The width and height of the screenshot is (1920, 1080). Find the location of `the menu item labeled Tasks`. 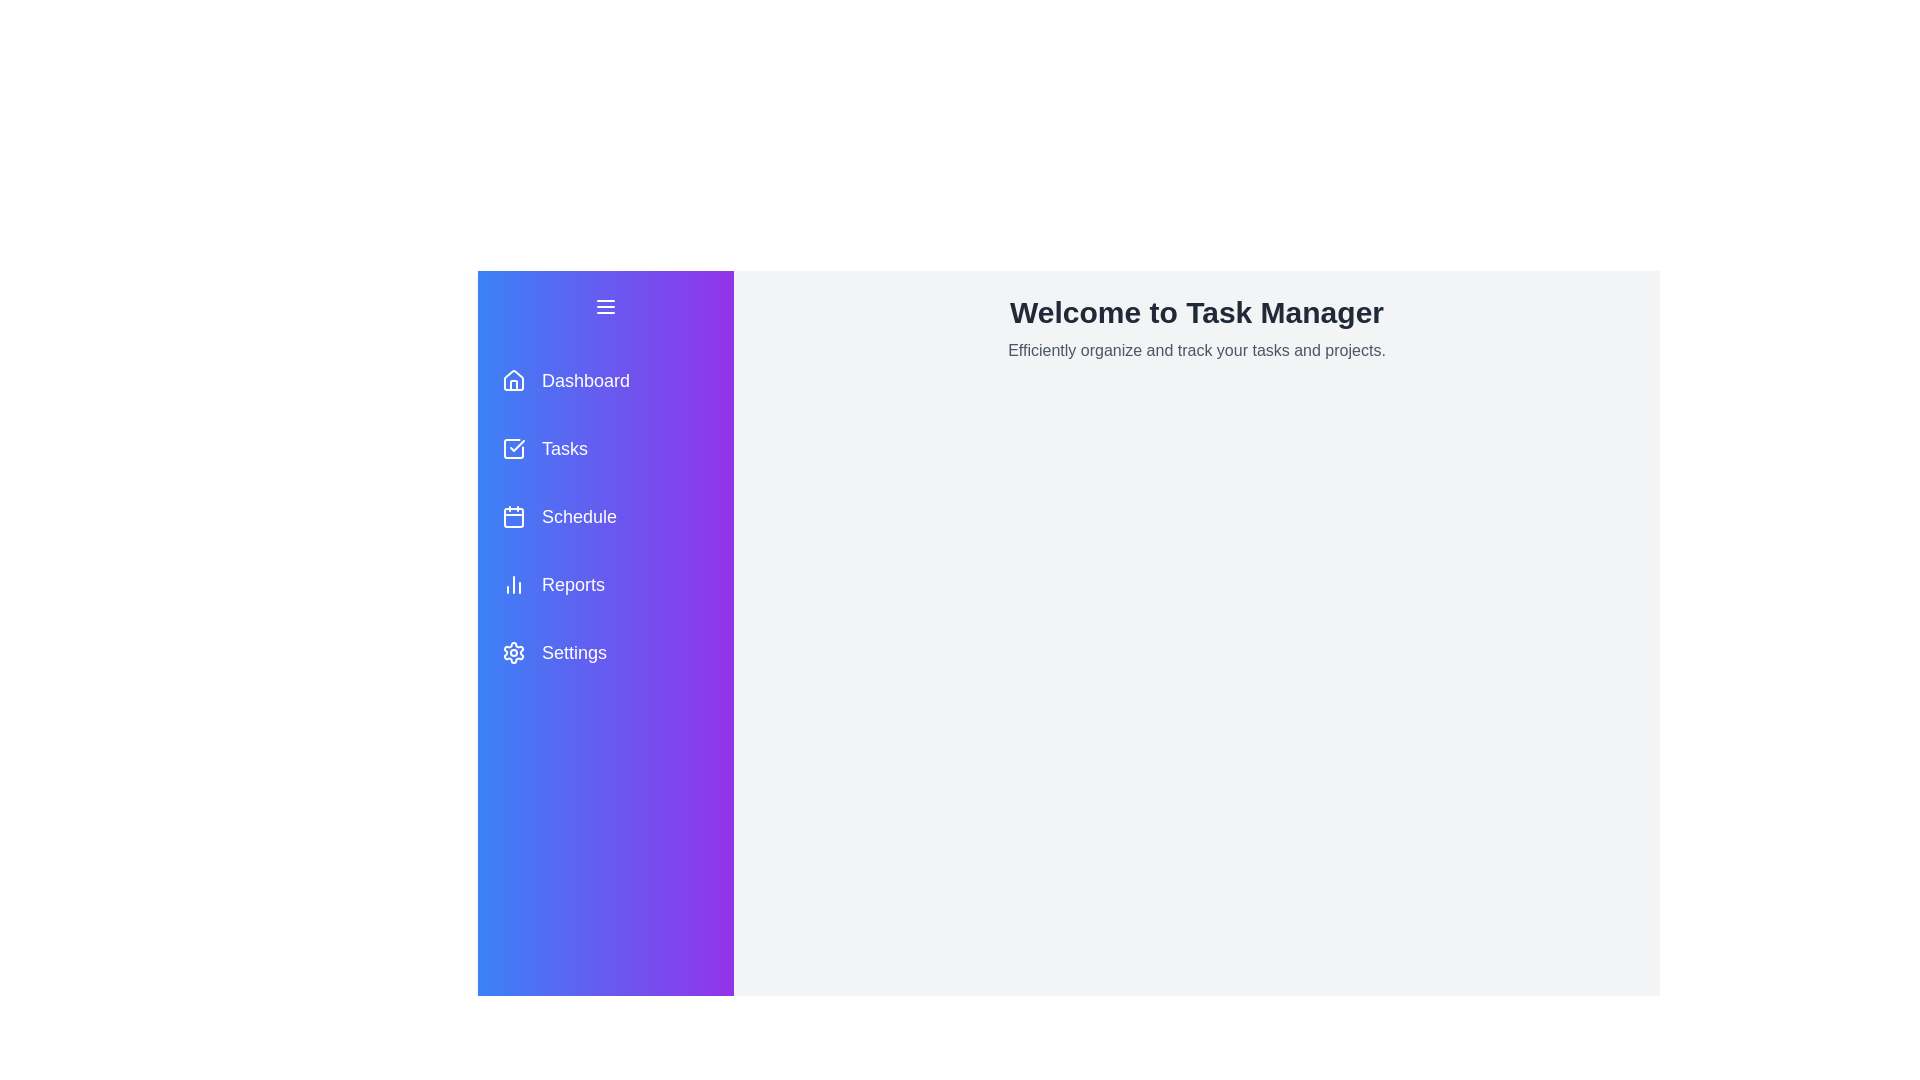

the menu item labeled Tasks is located at coordinates (604, 447).